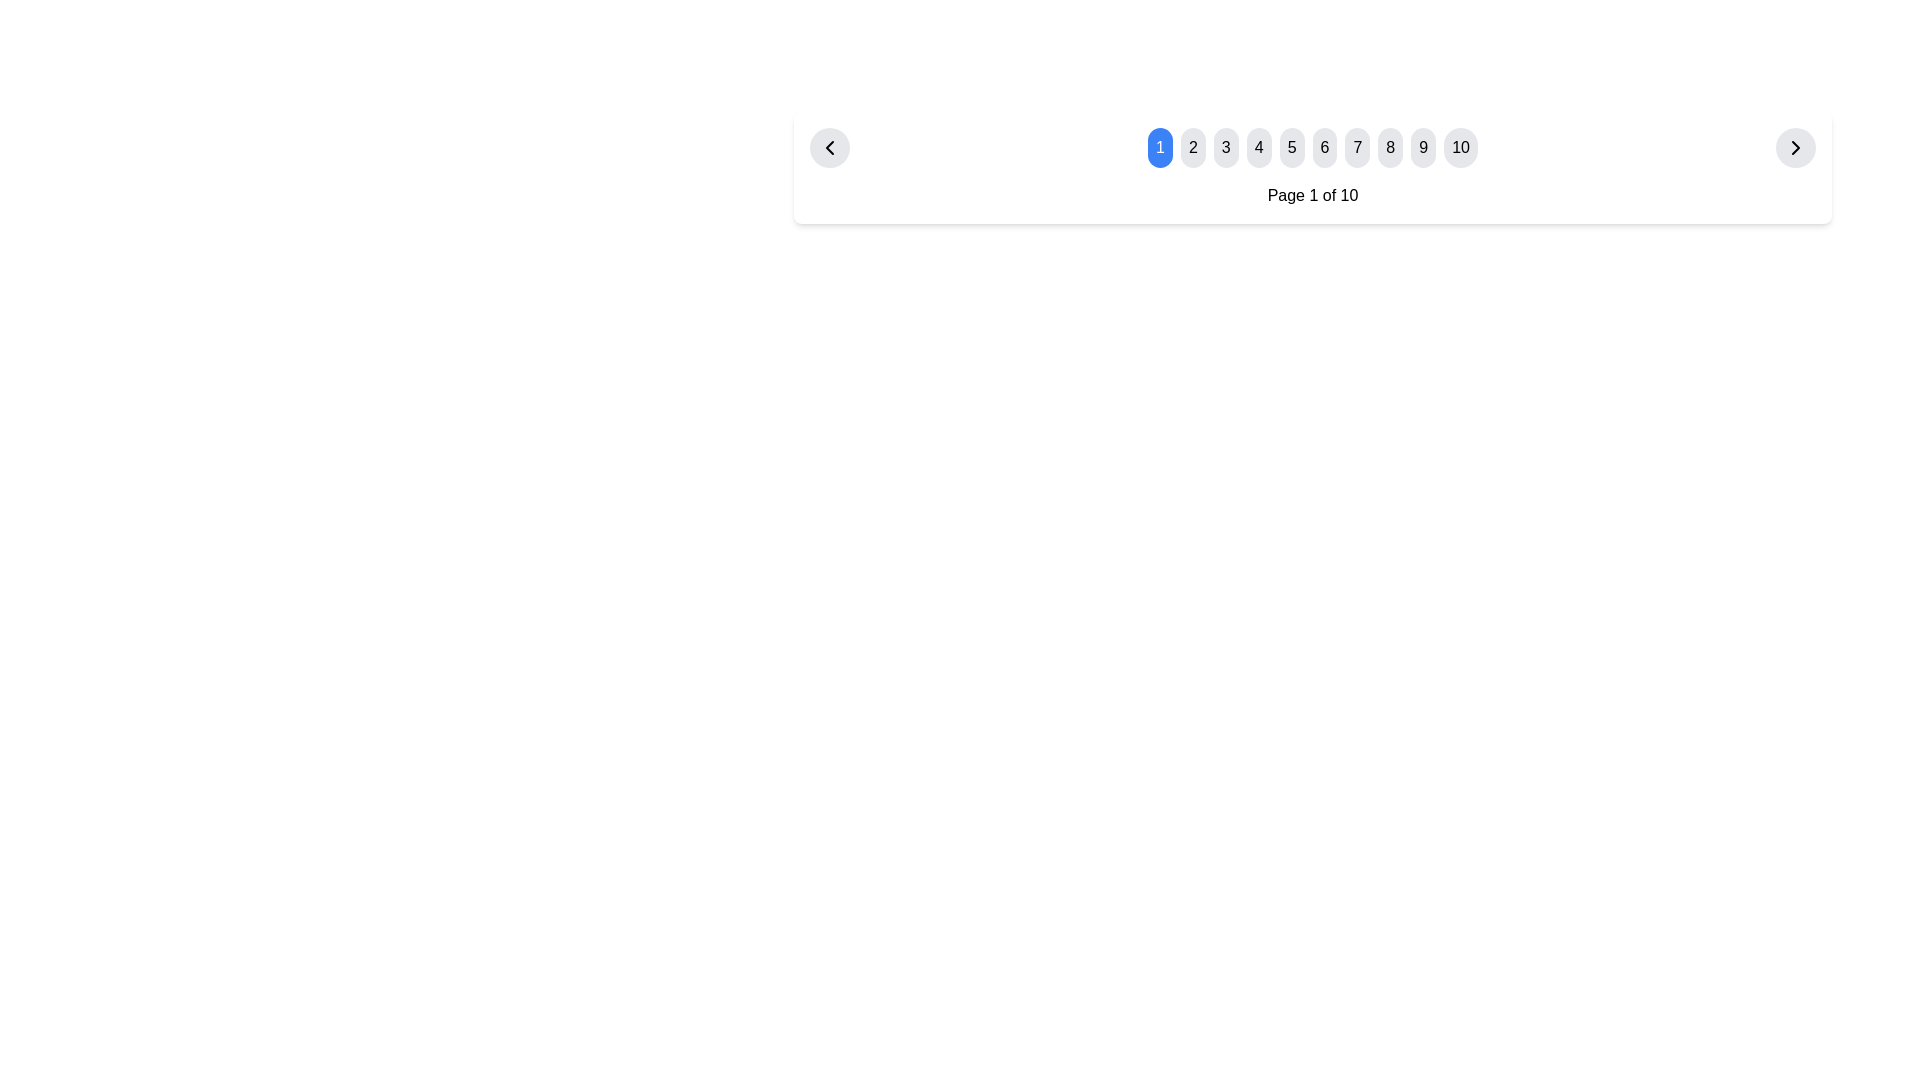  What do you see at coordinates (1312, 146) in the screenshot?
I see `the Pagination control` at bounding box center [1312, 146].